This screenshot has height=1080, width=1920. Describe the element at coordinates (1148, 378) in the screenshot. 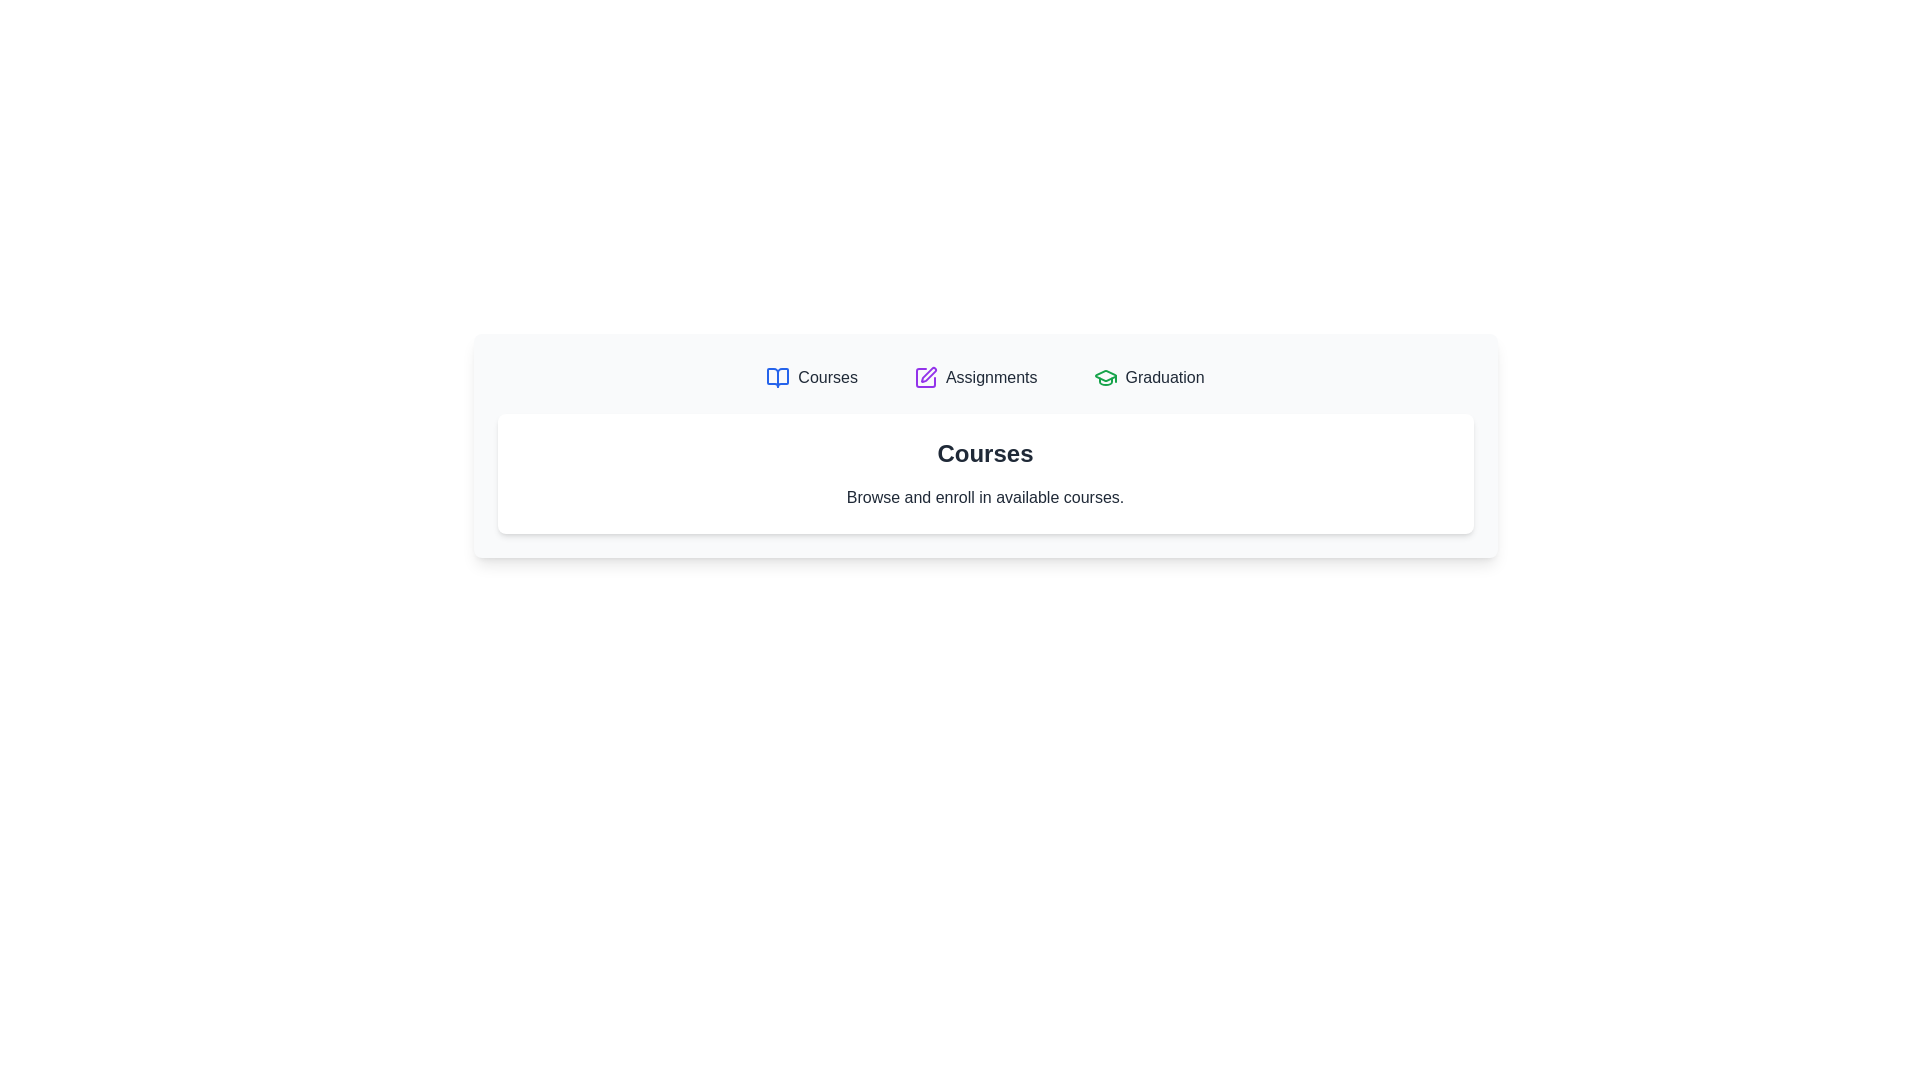

I see `the Graduation tab by clicking on its corresponding button` at that location.